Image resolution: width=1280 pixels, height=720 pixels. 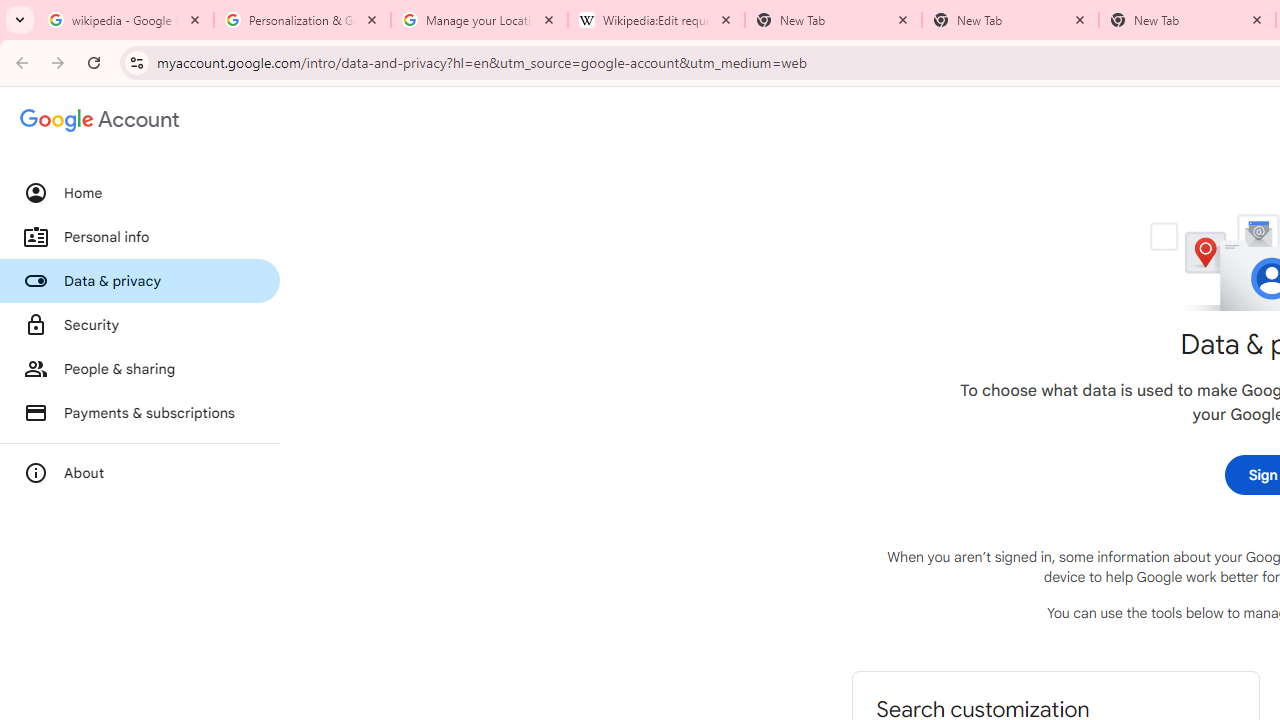 I want to click on 'Personal info', so click(x=139, y=236).